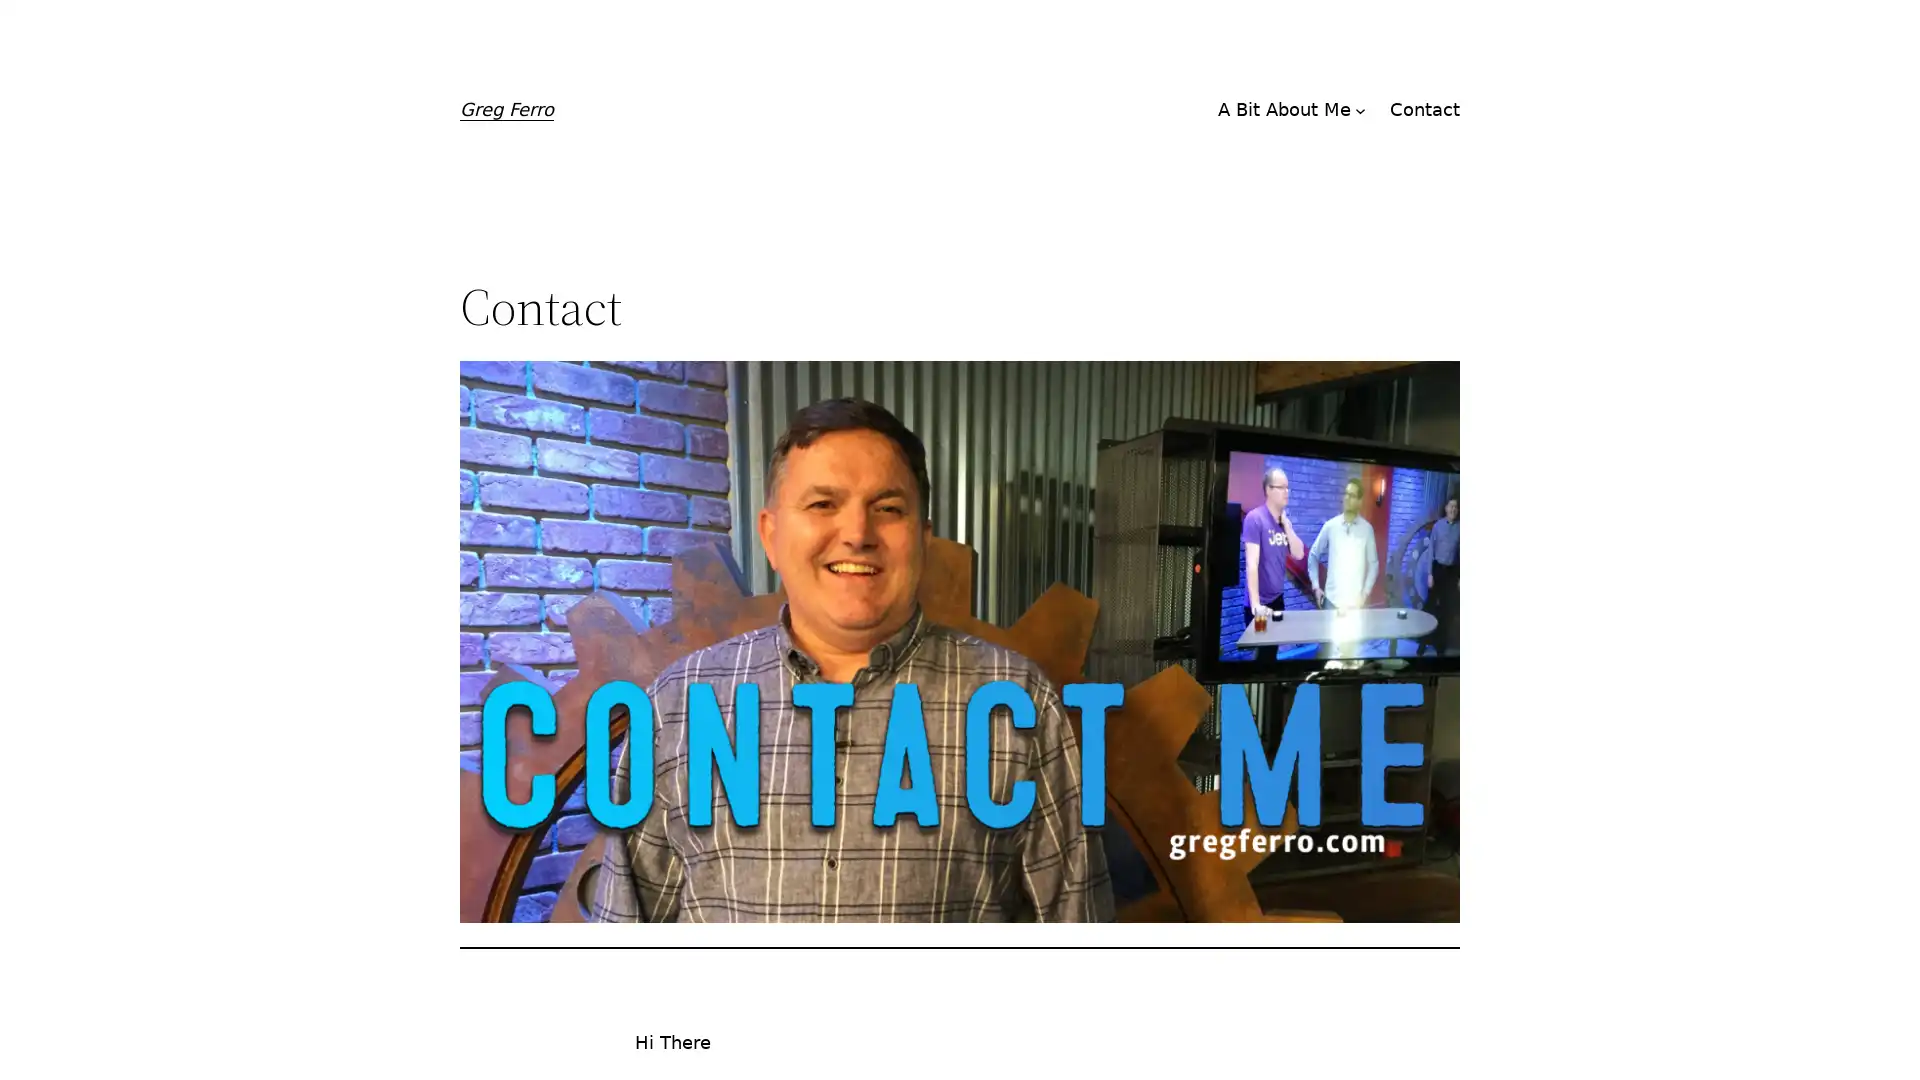 The image size is (1920, 1080). I want to click on A Bit About Me submenu, so click(1360, 110).